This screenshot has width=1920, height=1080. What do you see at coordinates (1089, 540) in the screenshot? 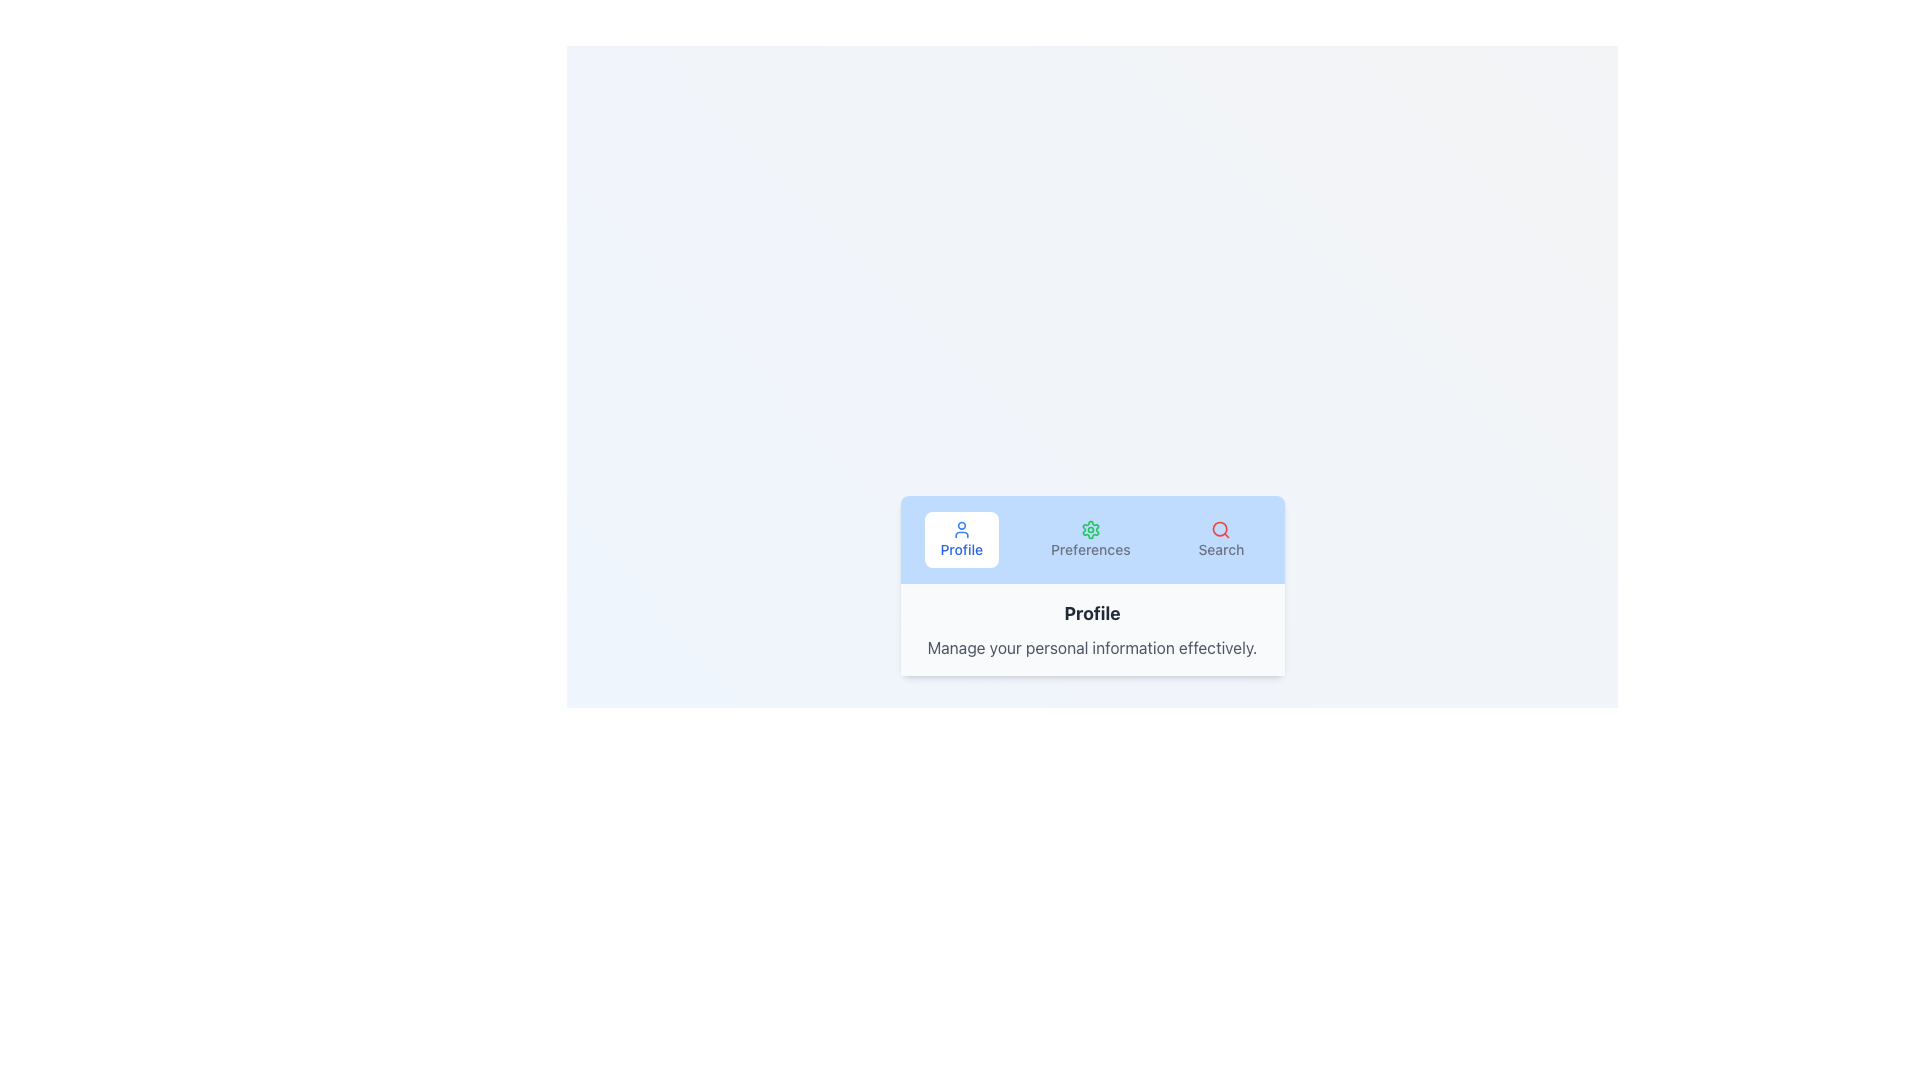
I see `the navigation button labeled 'Preferences'` at bounding box center [1089, 540].